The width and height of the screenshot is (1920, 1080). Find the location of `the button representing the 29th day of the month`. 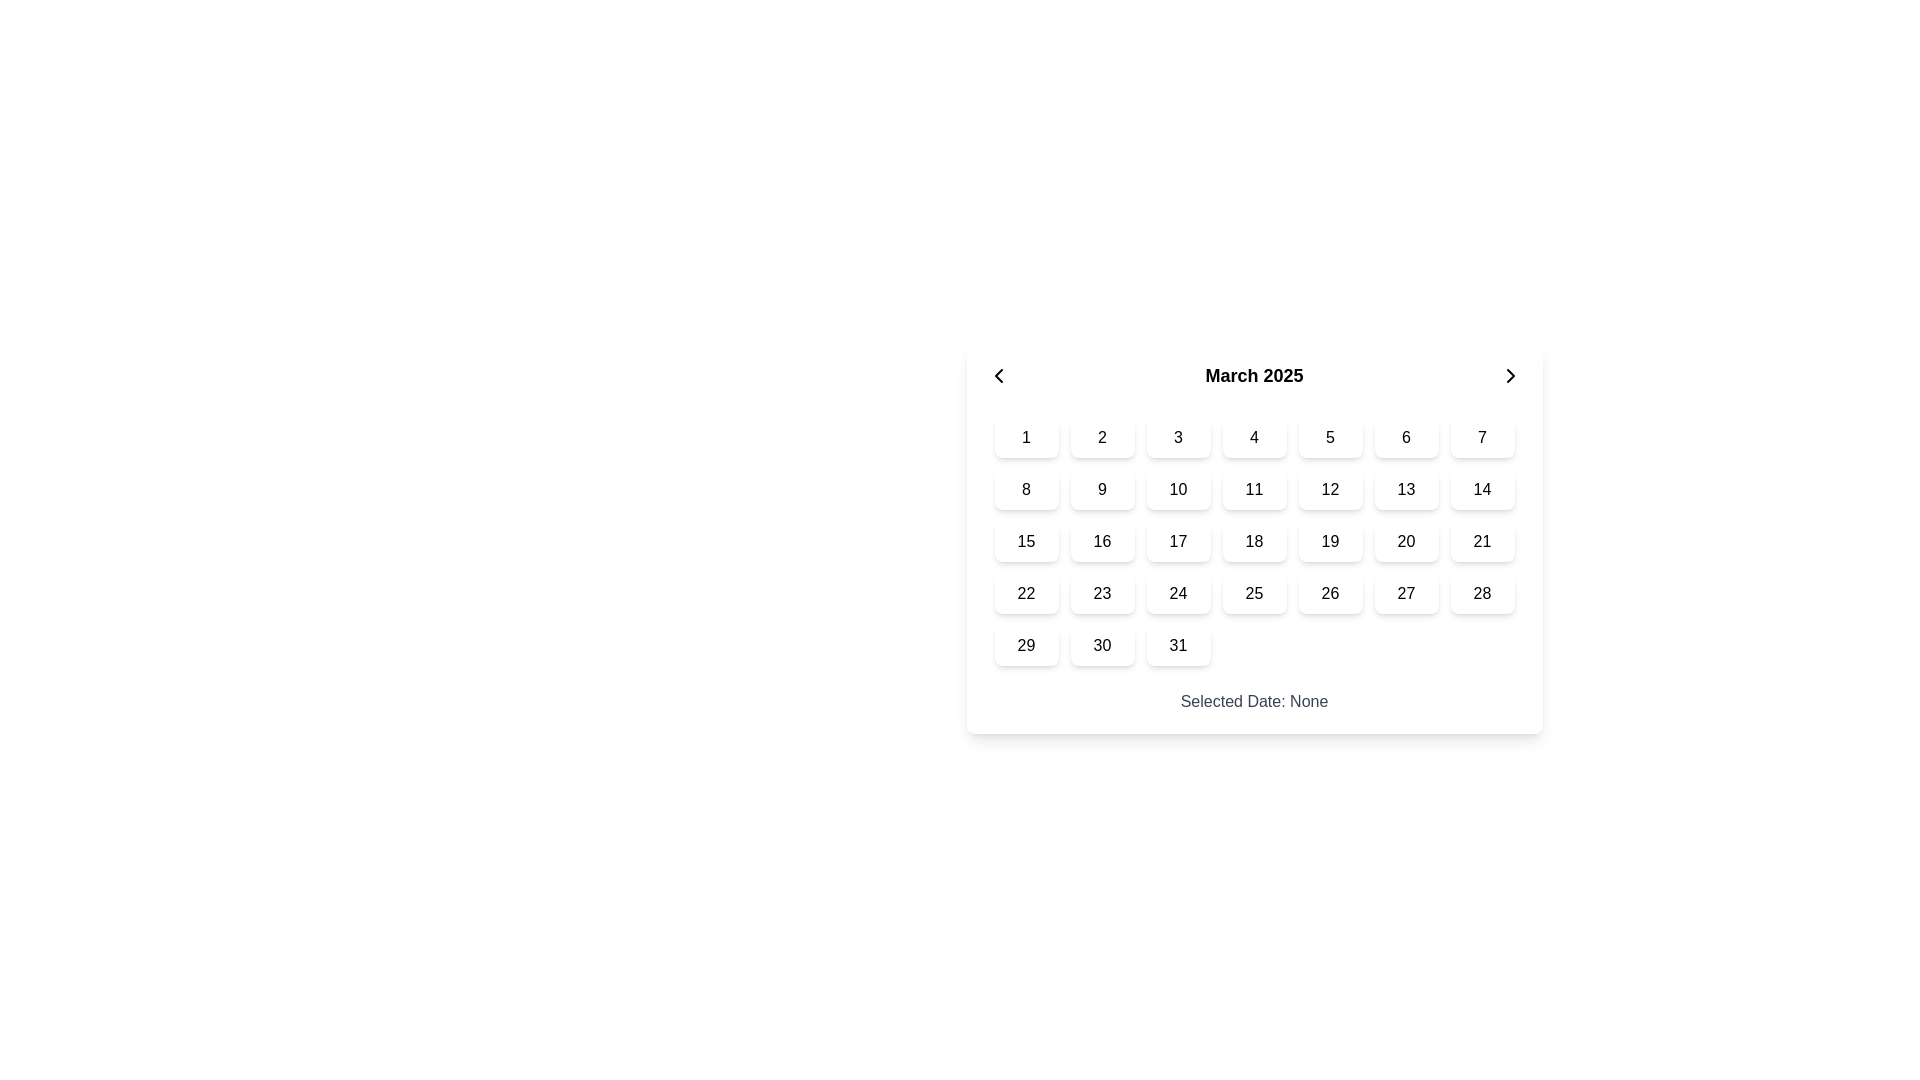

the button representing the 29th day of the month is located at coordinates (1026, 645).